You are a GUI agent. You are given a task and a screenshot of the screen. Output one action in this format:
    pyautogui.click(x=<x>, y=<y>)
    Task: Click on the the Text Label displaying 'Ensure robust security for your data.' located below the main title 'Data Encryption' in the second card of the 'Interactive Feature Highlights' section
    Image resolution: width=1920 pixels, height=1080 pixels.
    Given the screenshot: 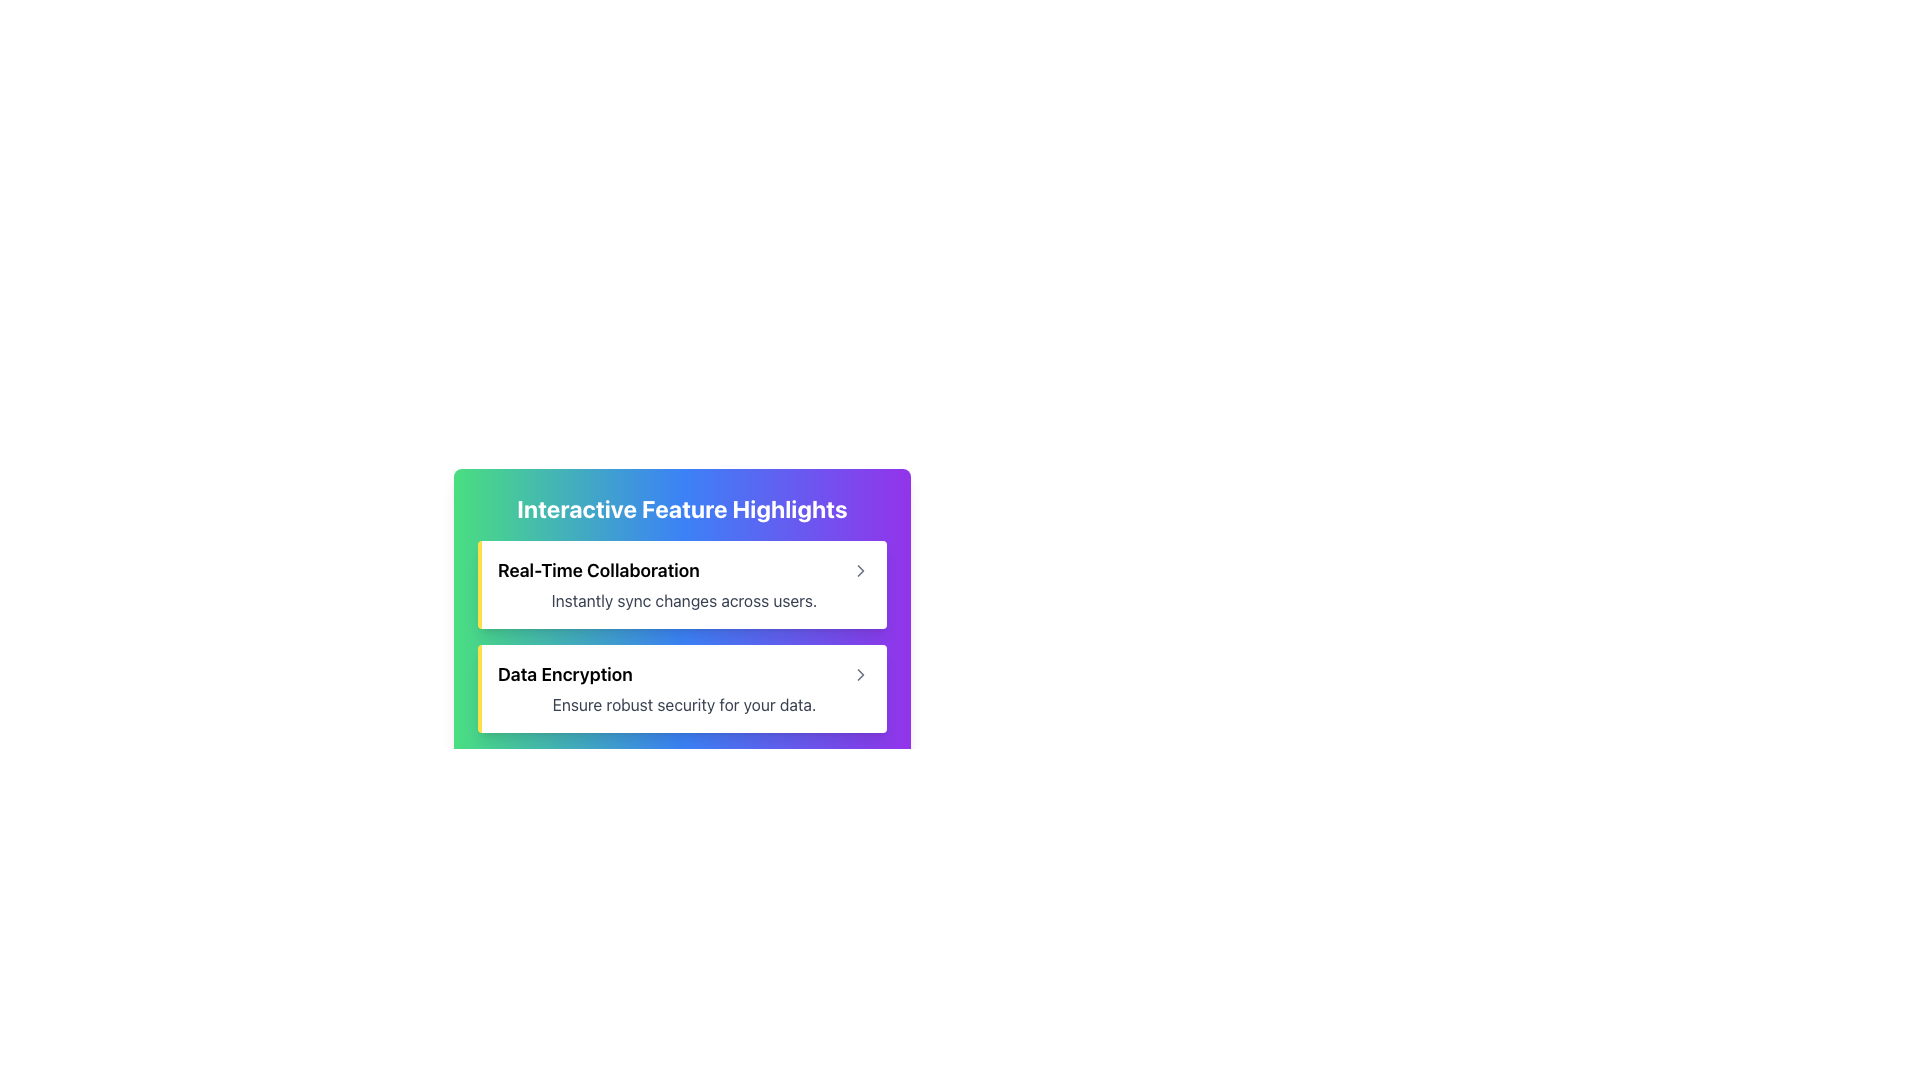 What is the action you would take?
    pyautogui.click(x=684, y=704)
    